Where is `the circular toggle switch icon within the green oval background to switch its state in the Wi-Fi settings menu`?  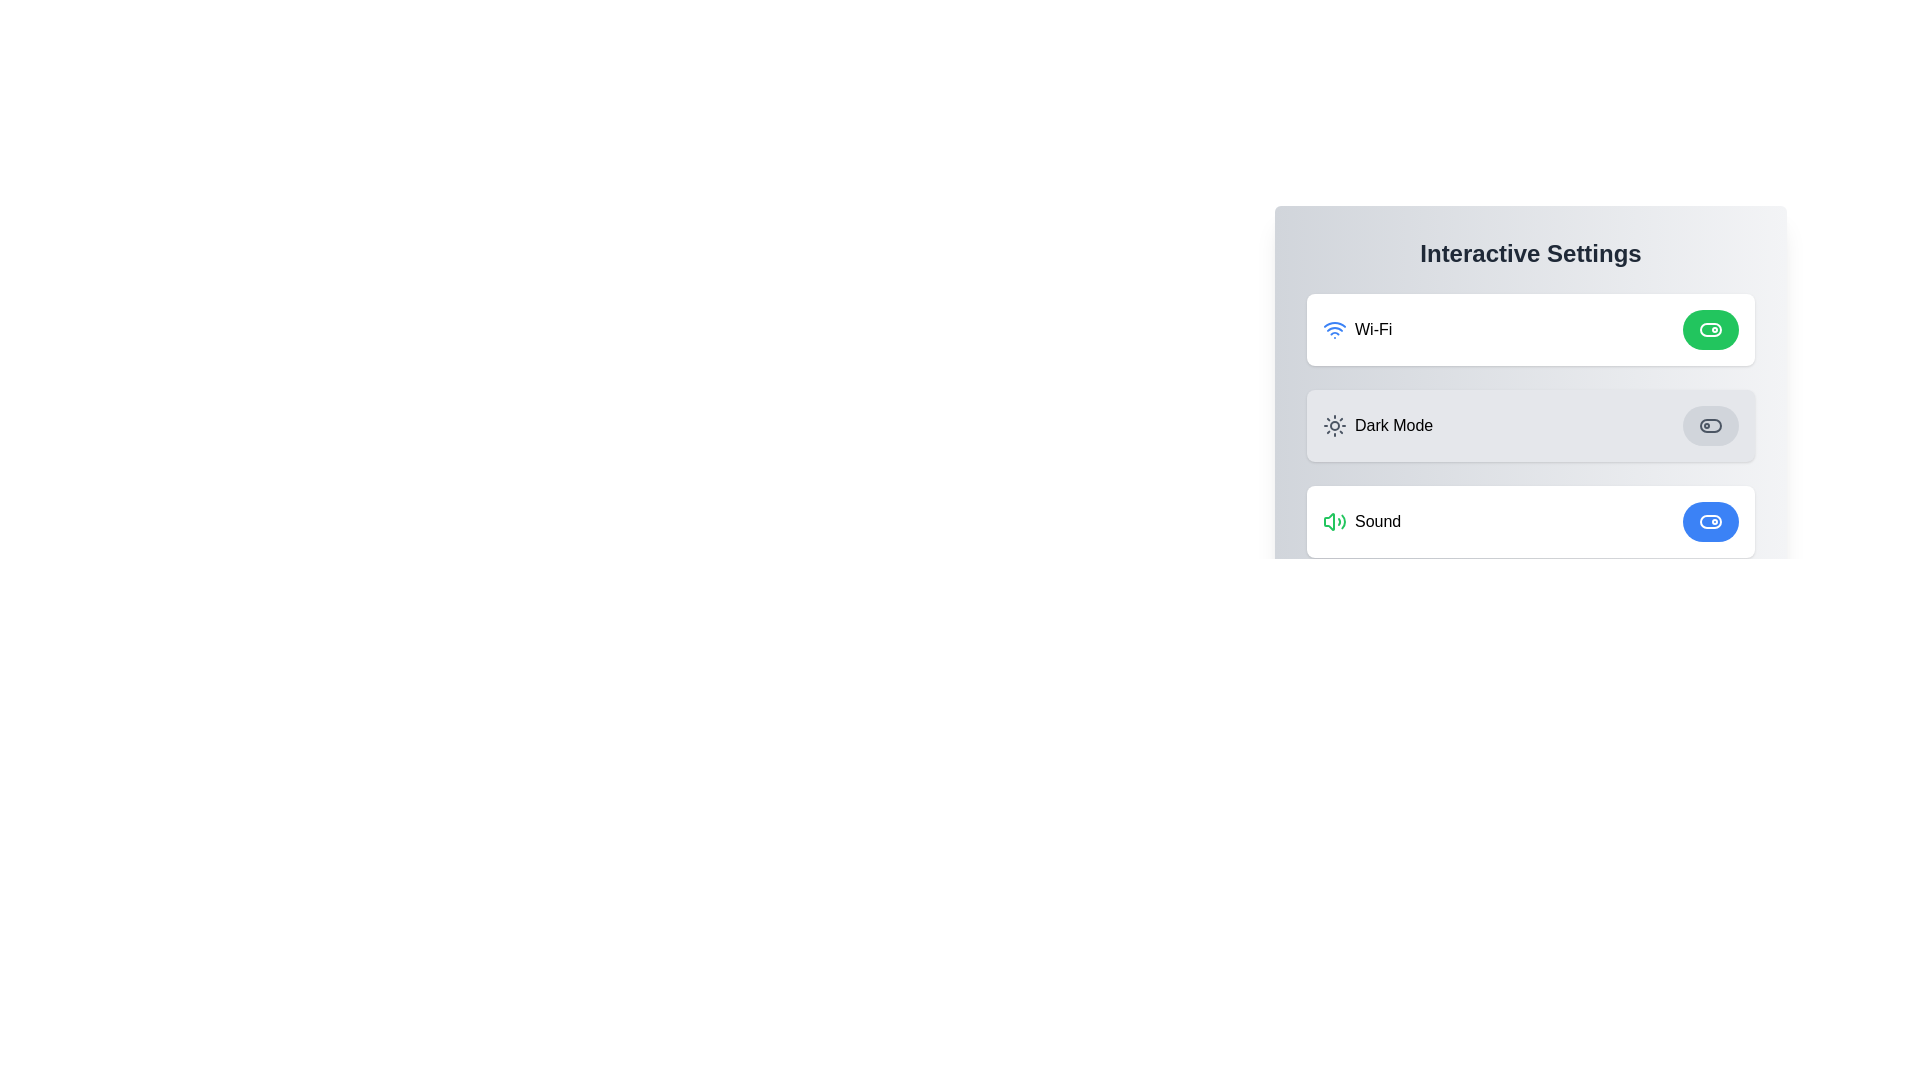 the circular toggle switch icon within the green oval background to switch its state in the Wi-Fi settings menu is located at coordinates (1709, 329).